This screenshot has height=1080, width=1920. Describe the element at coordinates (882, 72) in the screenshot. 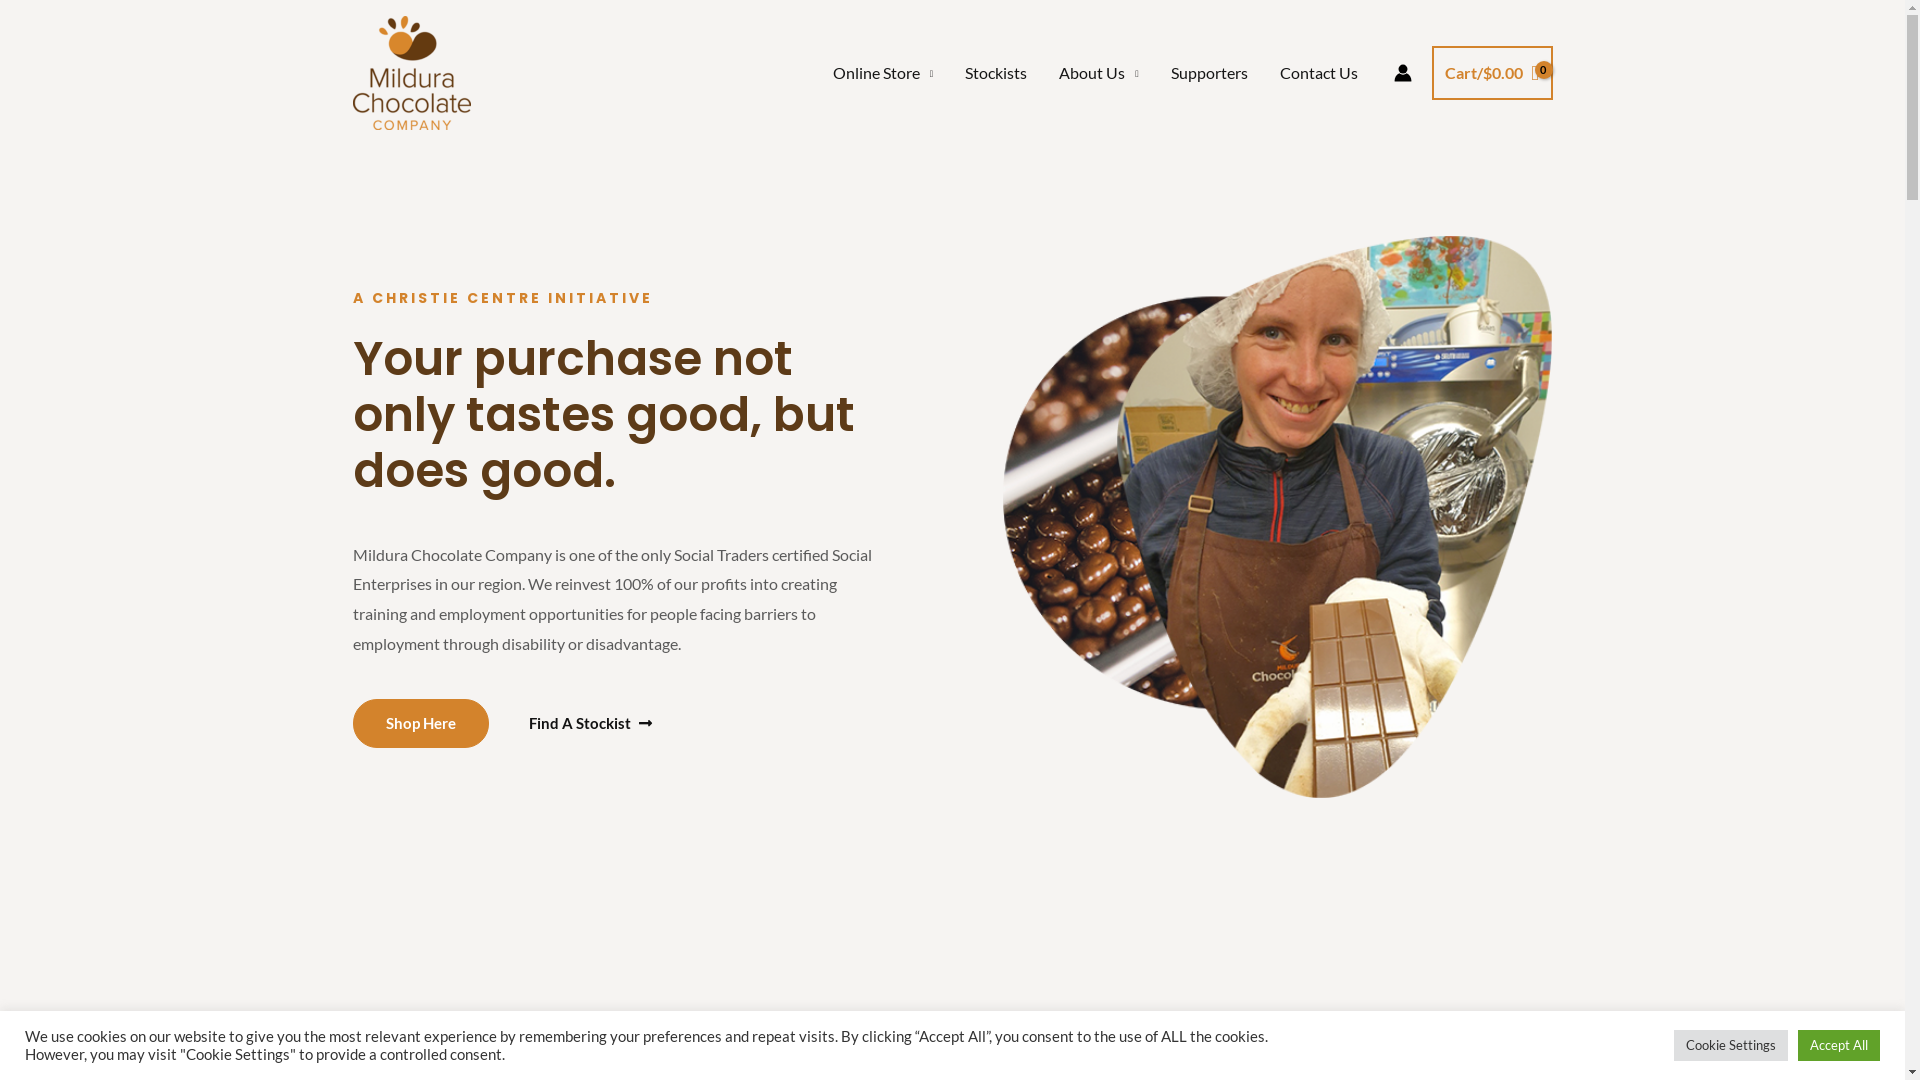

I see `'Online Store'` at that location.